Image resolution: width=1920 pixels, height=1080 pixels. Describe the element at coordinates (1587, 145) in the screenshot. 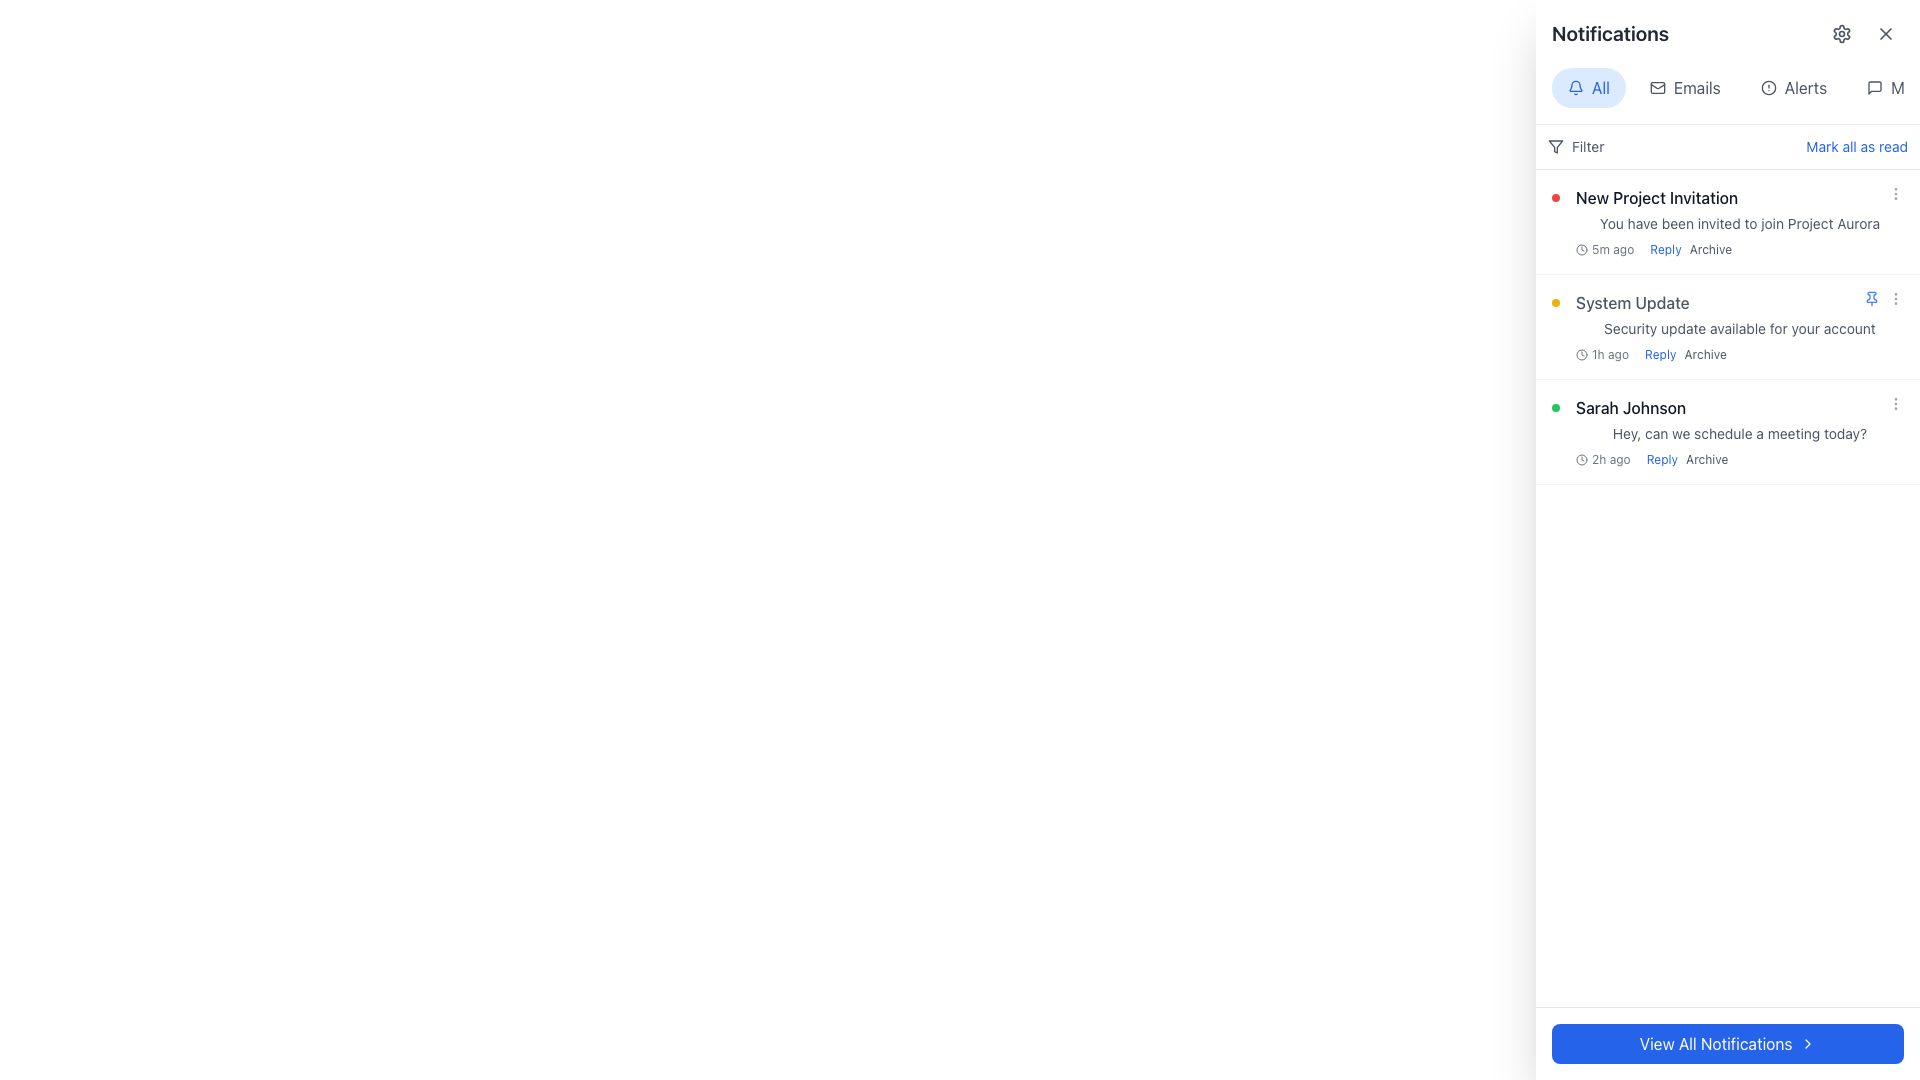

I see `the Text Label that indicates the purpose of filtering, located in the top left area of the notifications section, adjacent to the filter icon` at that location.